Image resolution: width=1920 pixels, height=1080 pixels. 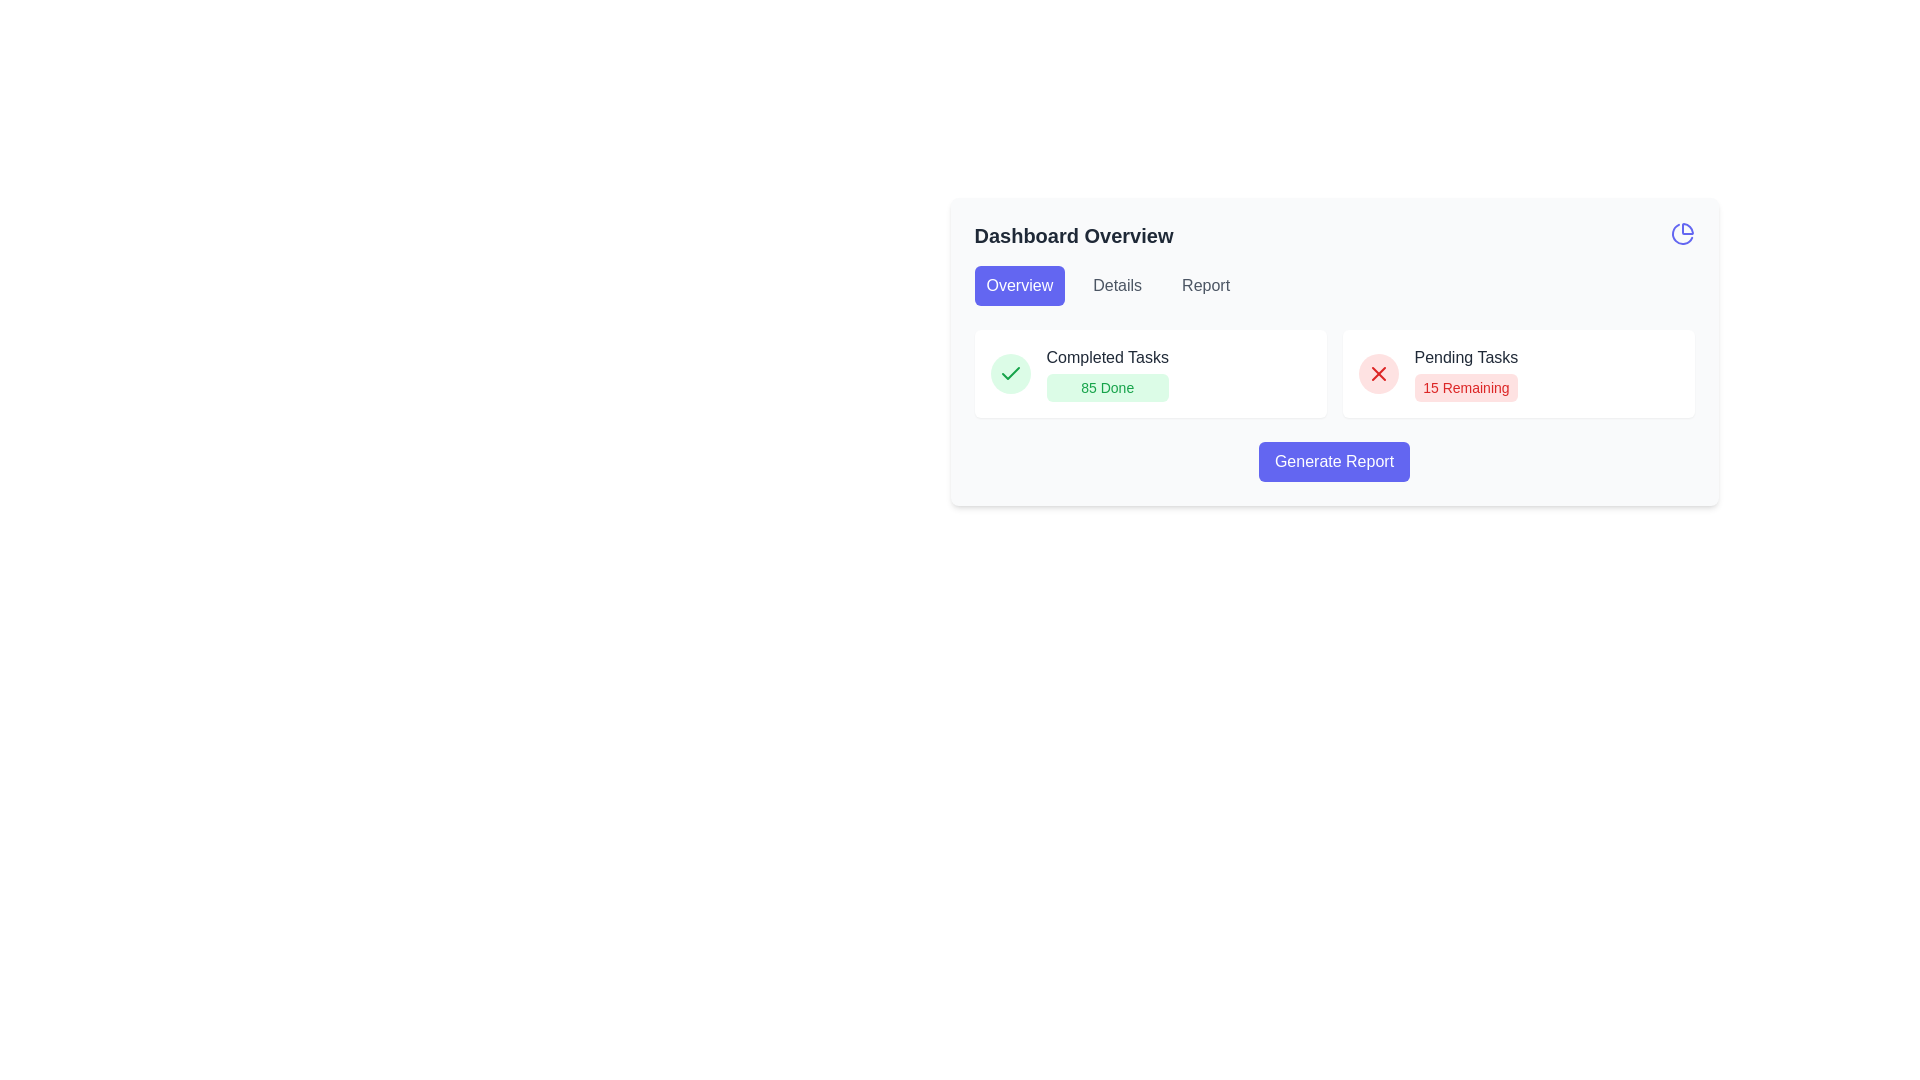 What do you see at coordinates (1116, 285) in the screenshot?
I see `the button located under the 'Dashboard Overview' heading, positioned between the 'Overview' and 'Report' buttons` at bounding box center [1116, 285].